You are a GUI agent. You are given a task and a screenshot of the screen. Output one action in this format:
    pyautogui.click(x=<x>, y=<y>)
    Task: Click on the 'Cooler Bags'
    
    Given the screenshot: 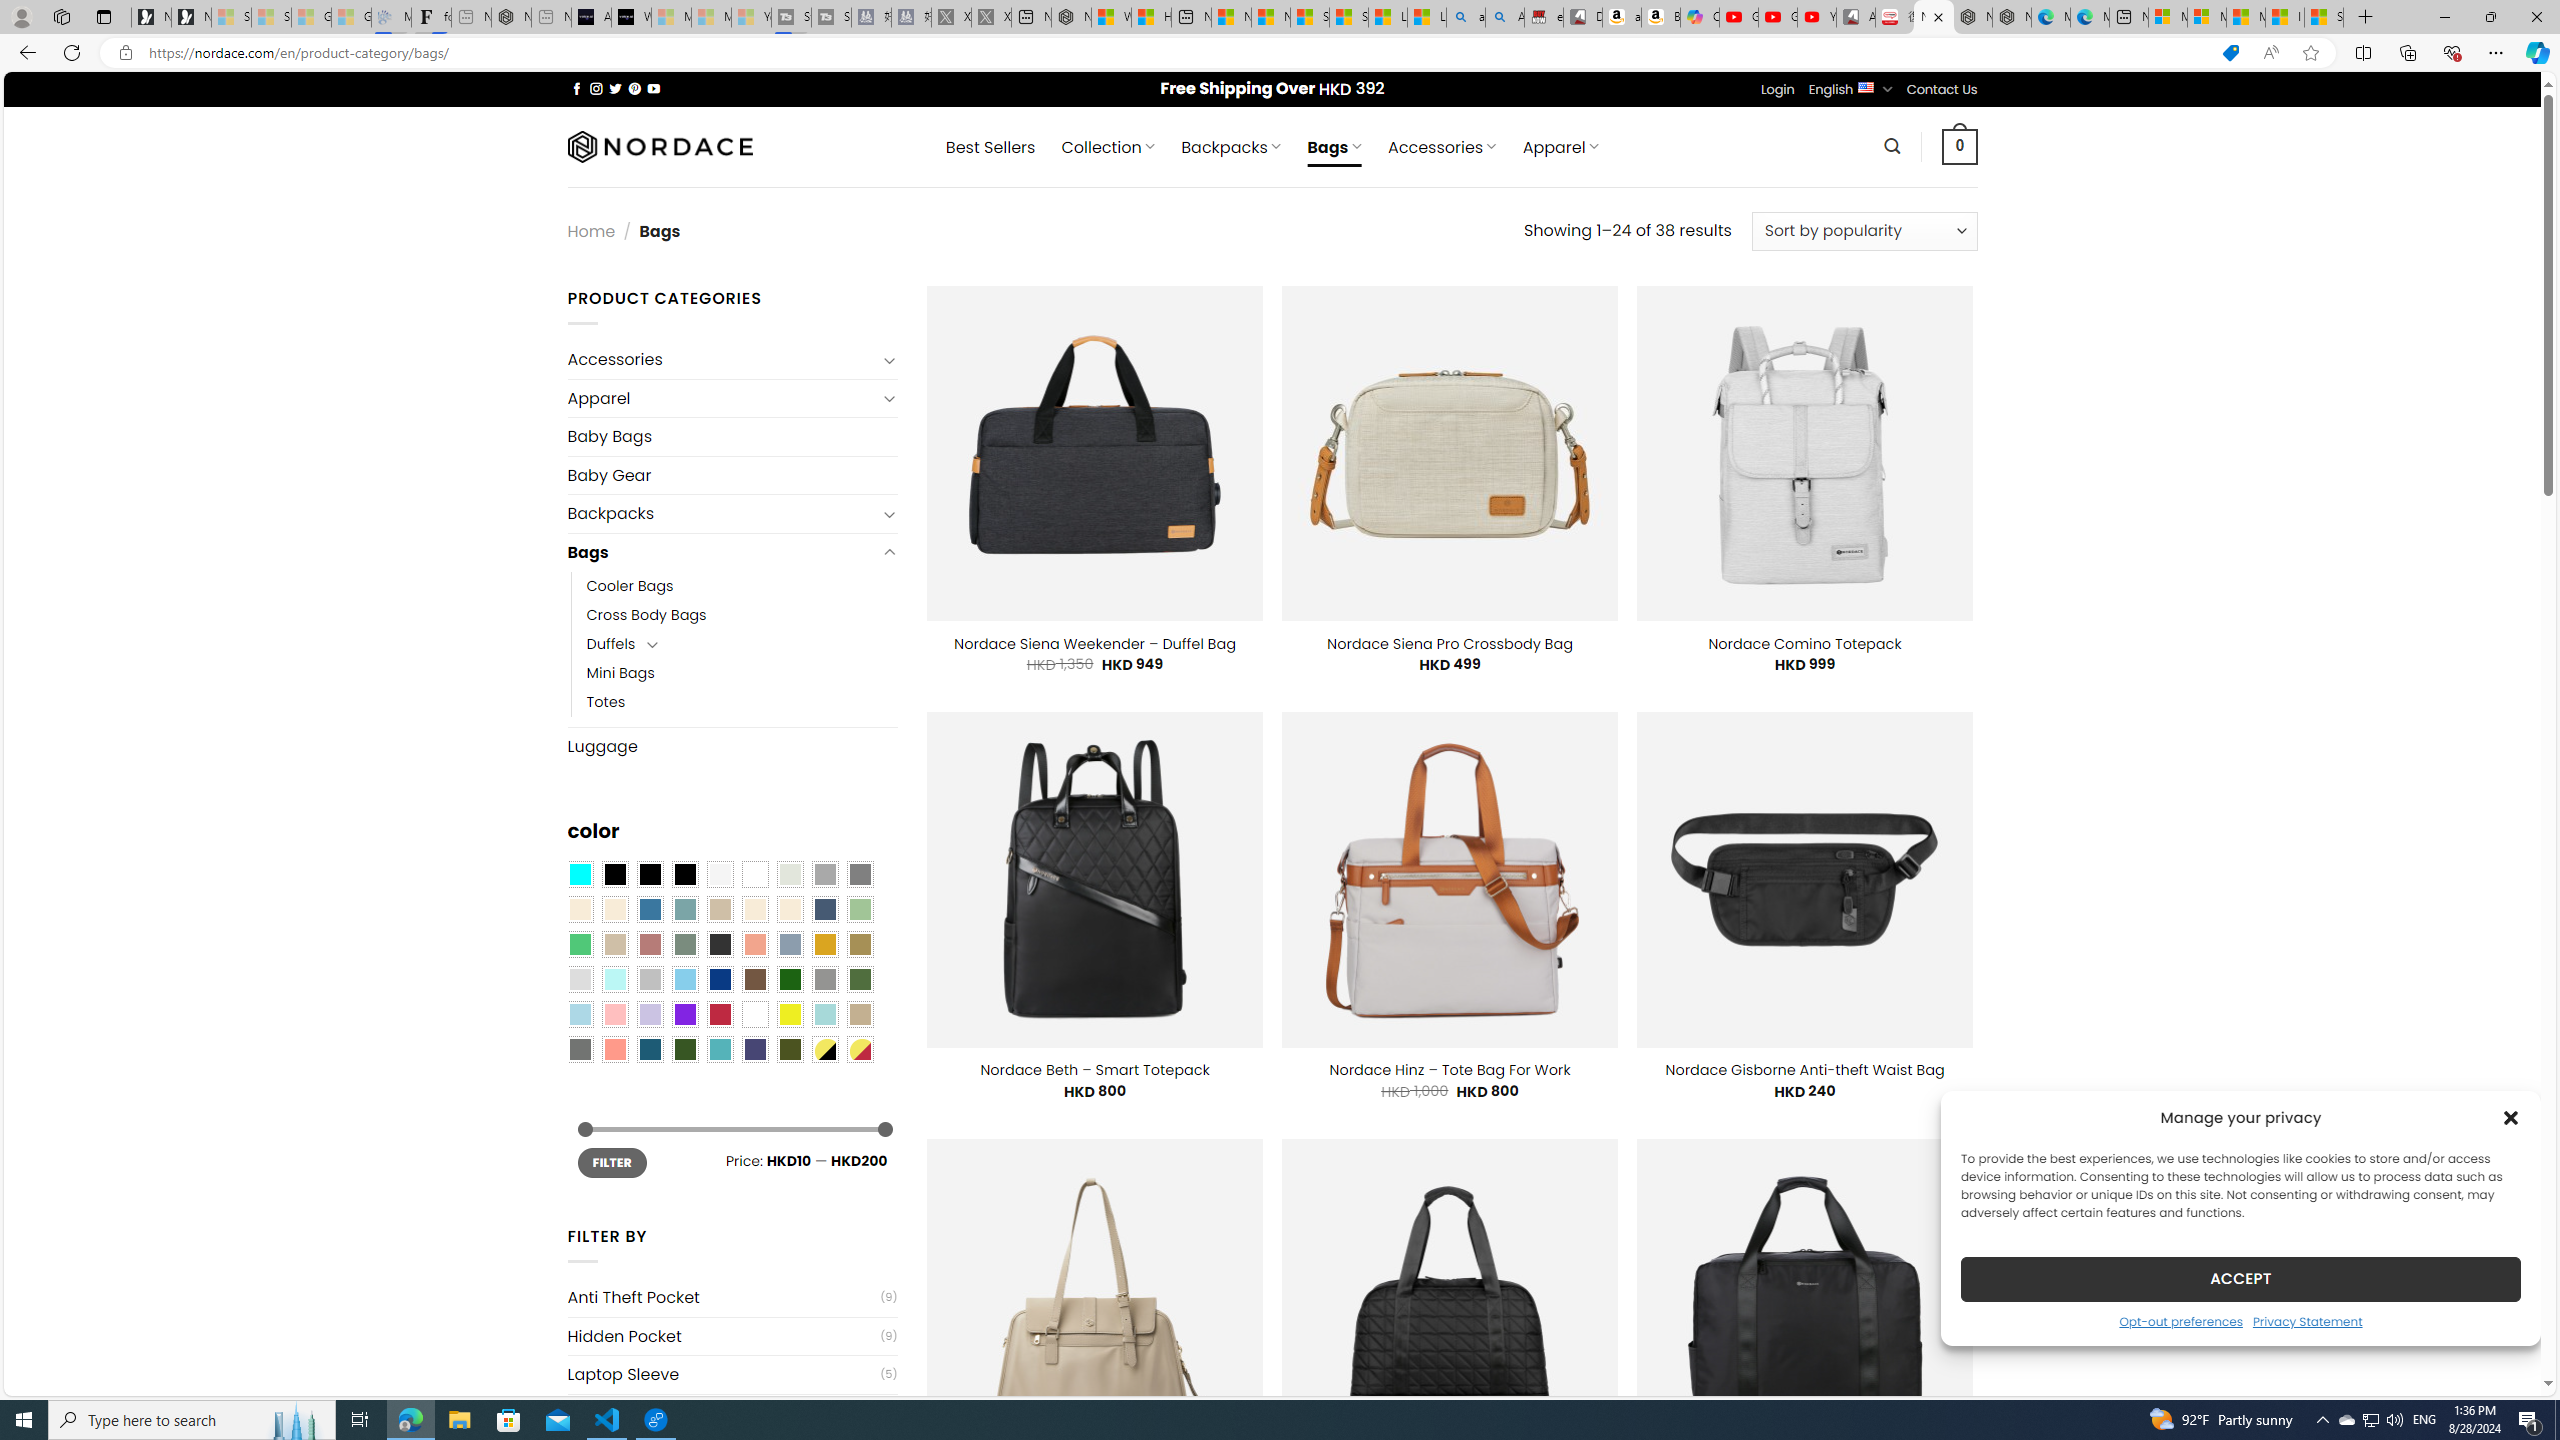 What is the action you would take?
    pyautogui.click(x=628, y=585)
    